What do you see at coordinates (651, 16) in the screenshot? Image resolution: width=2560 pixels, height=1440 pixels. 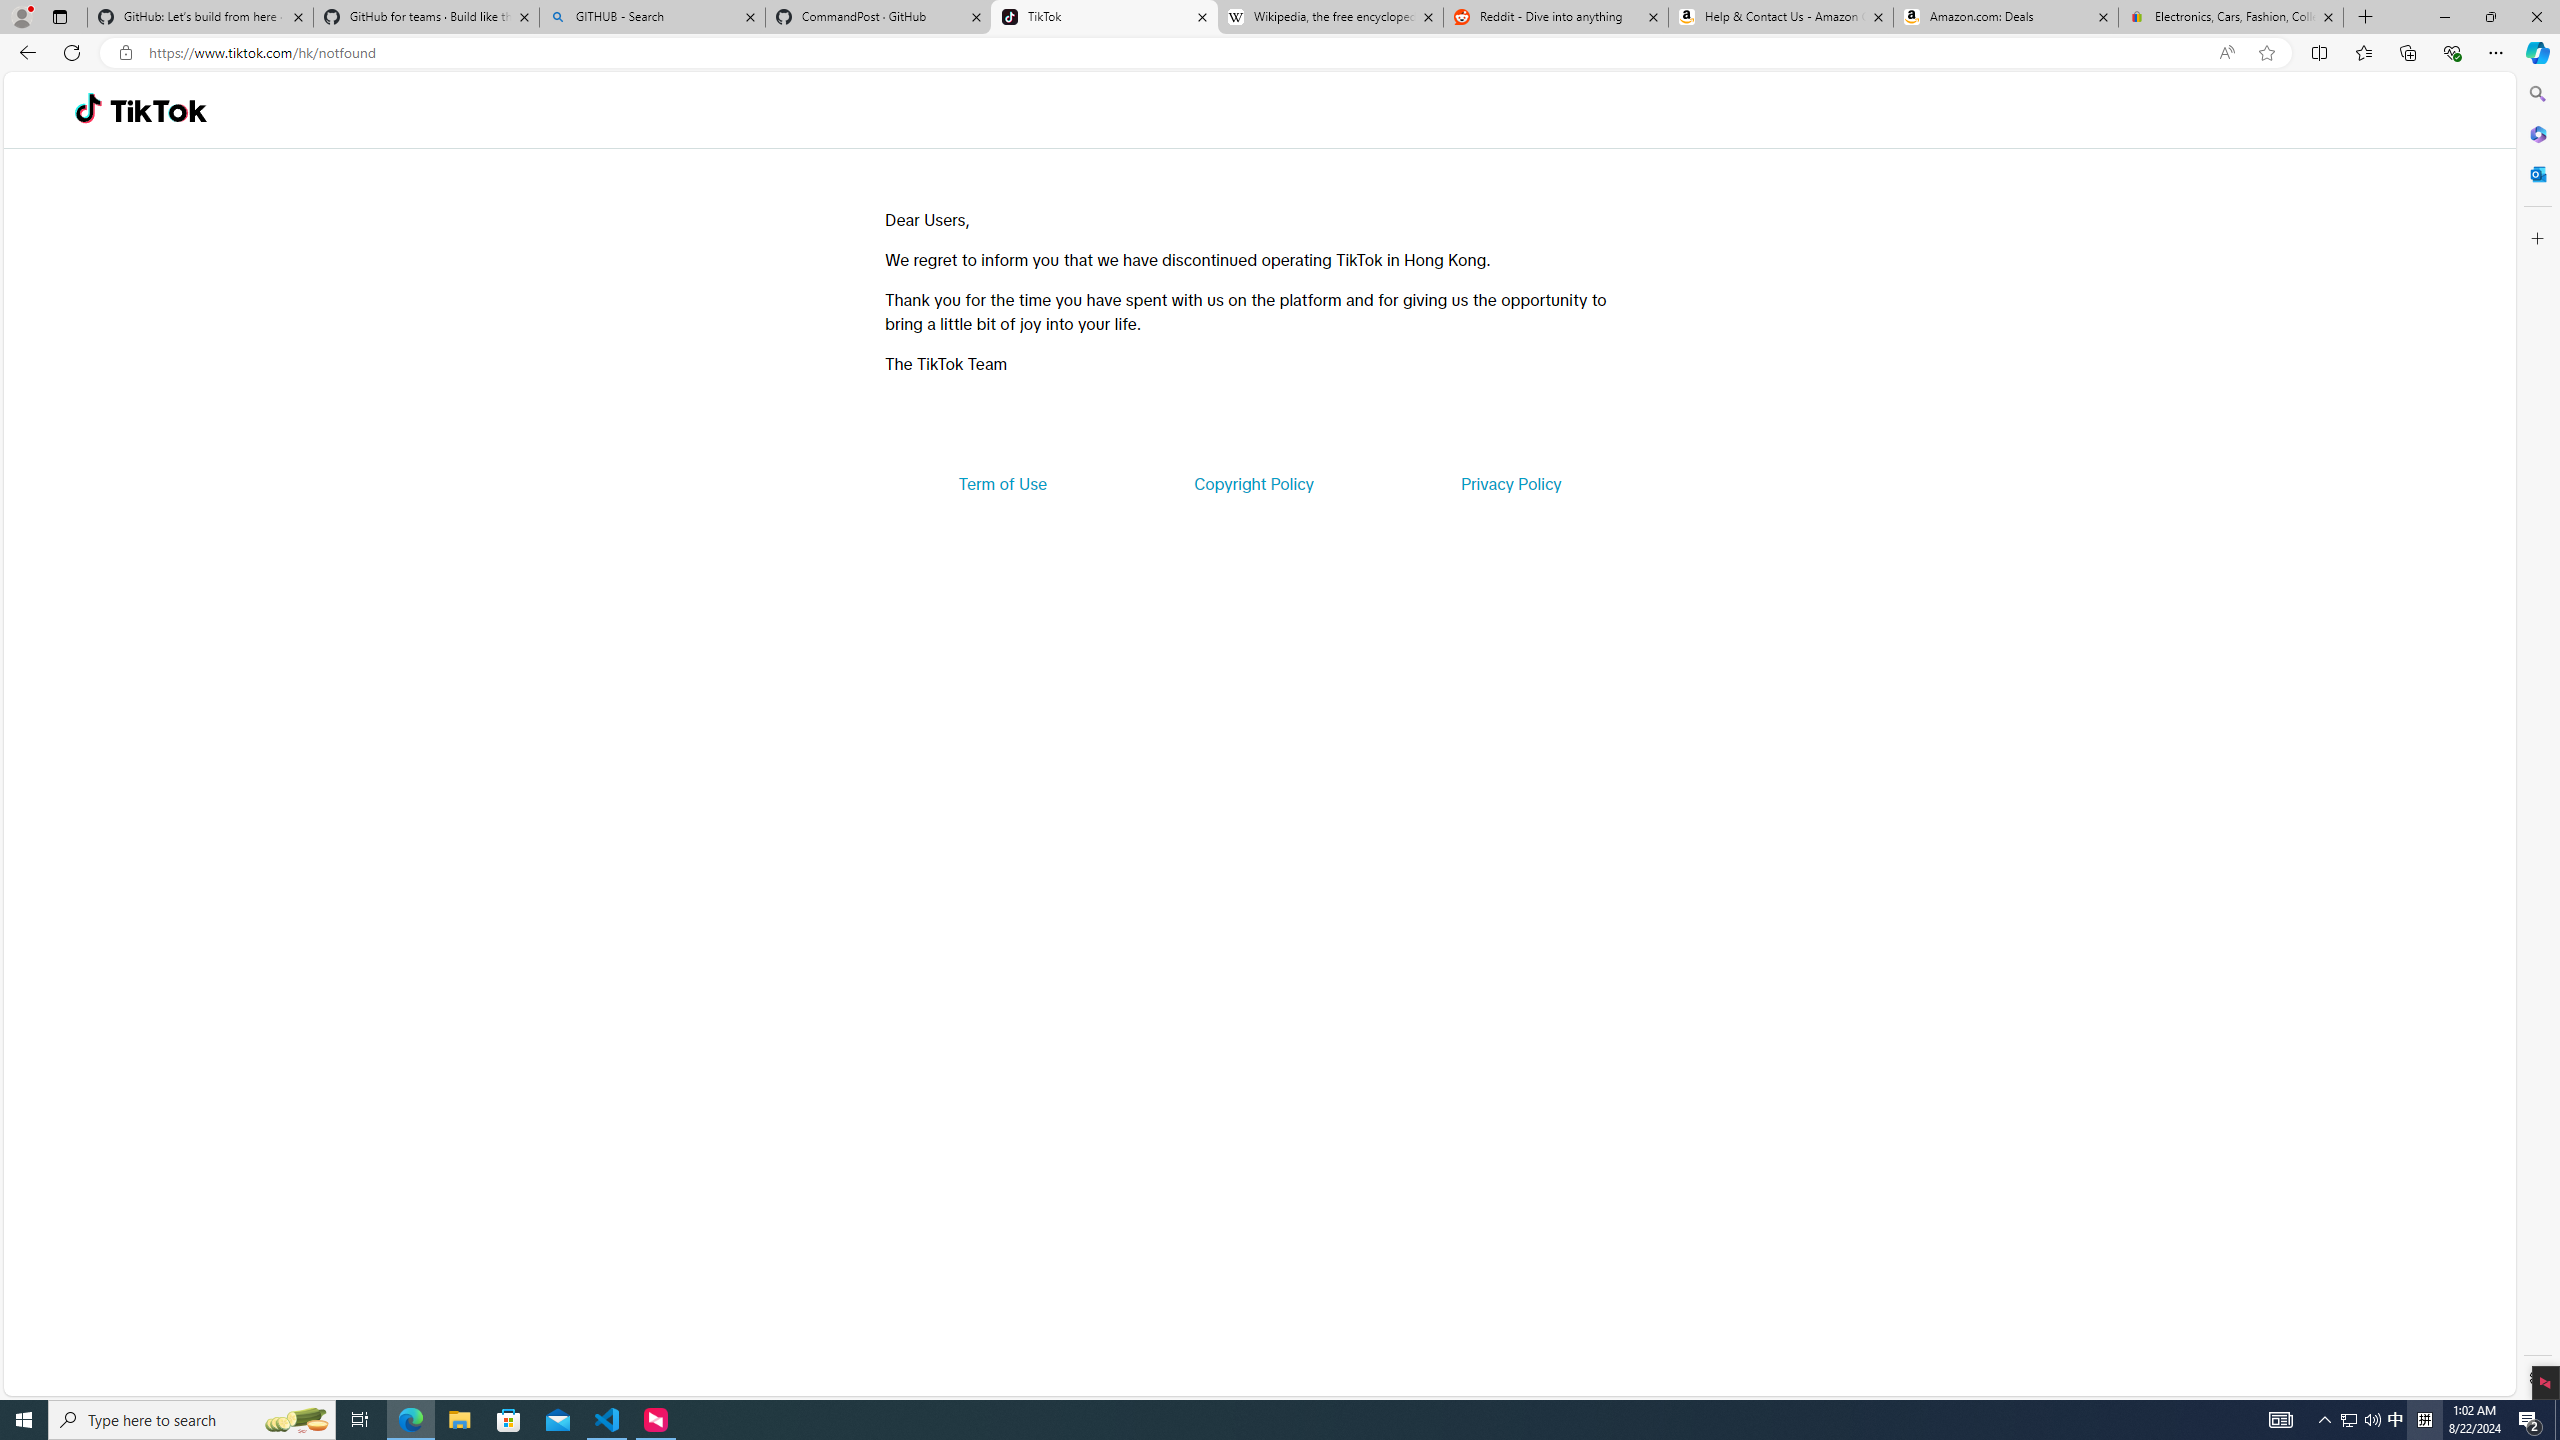 I see `'GITHUB - Search'` at bounding box center [651, 16].